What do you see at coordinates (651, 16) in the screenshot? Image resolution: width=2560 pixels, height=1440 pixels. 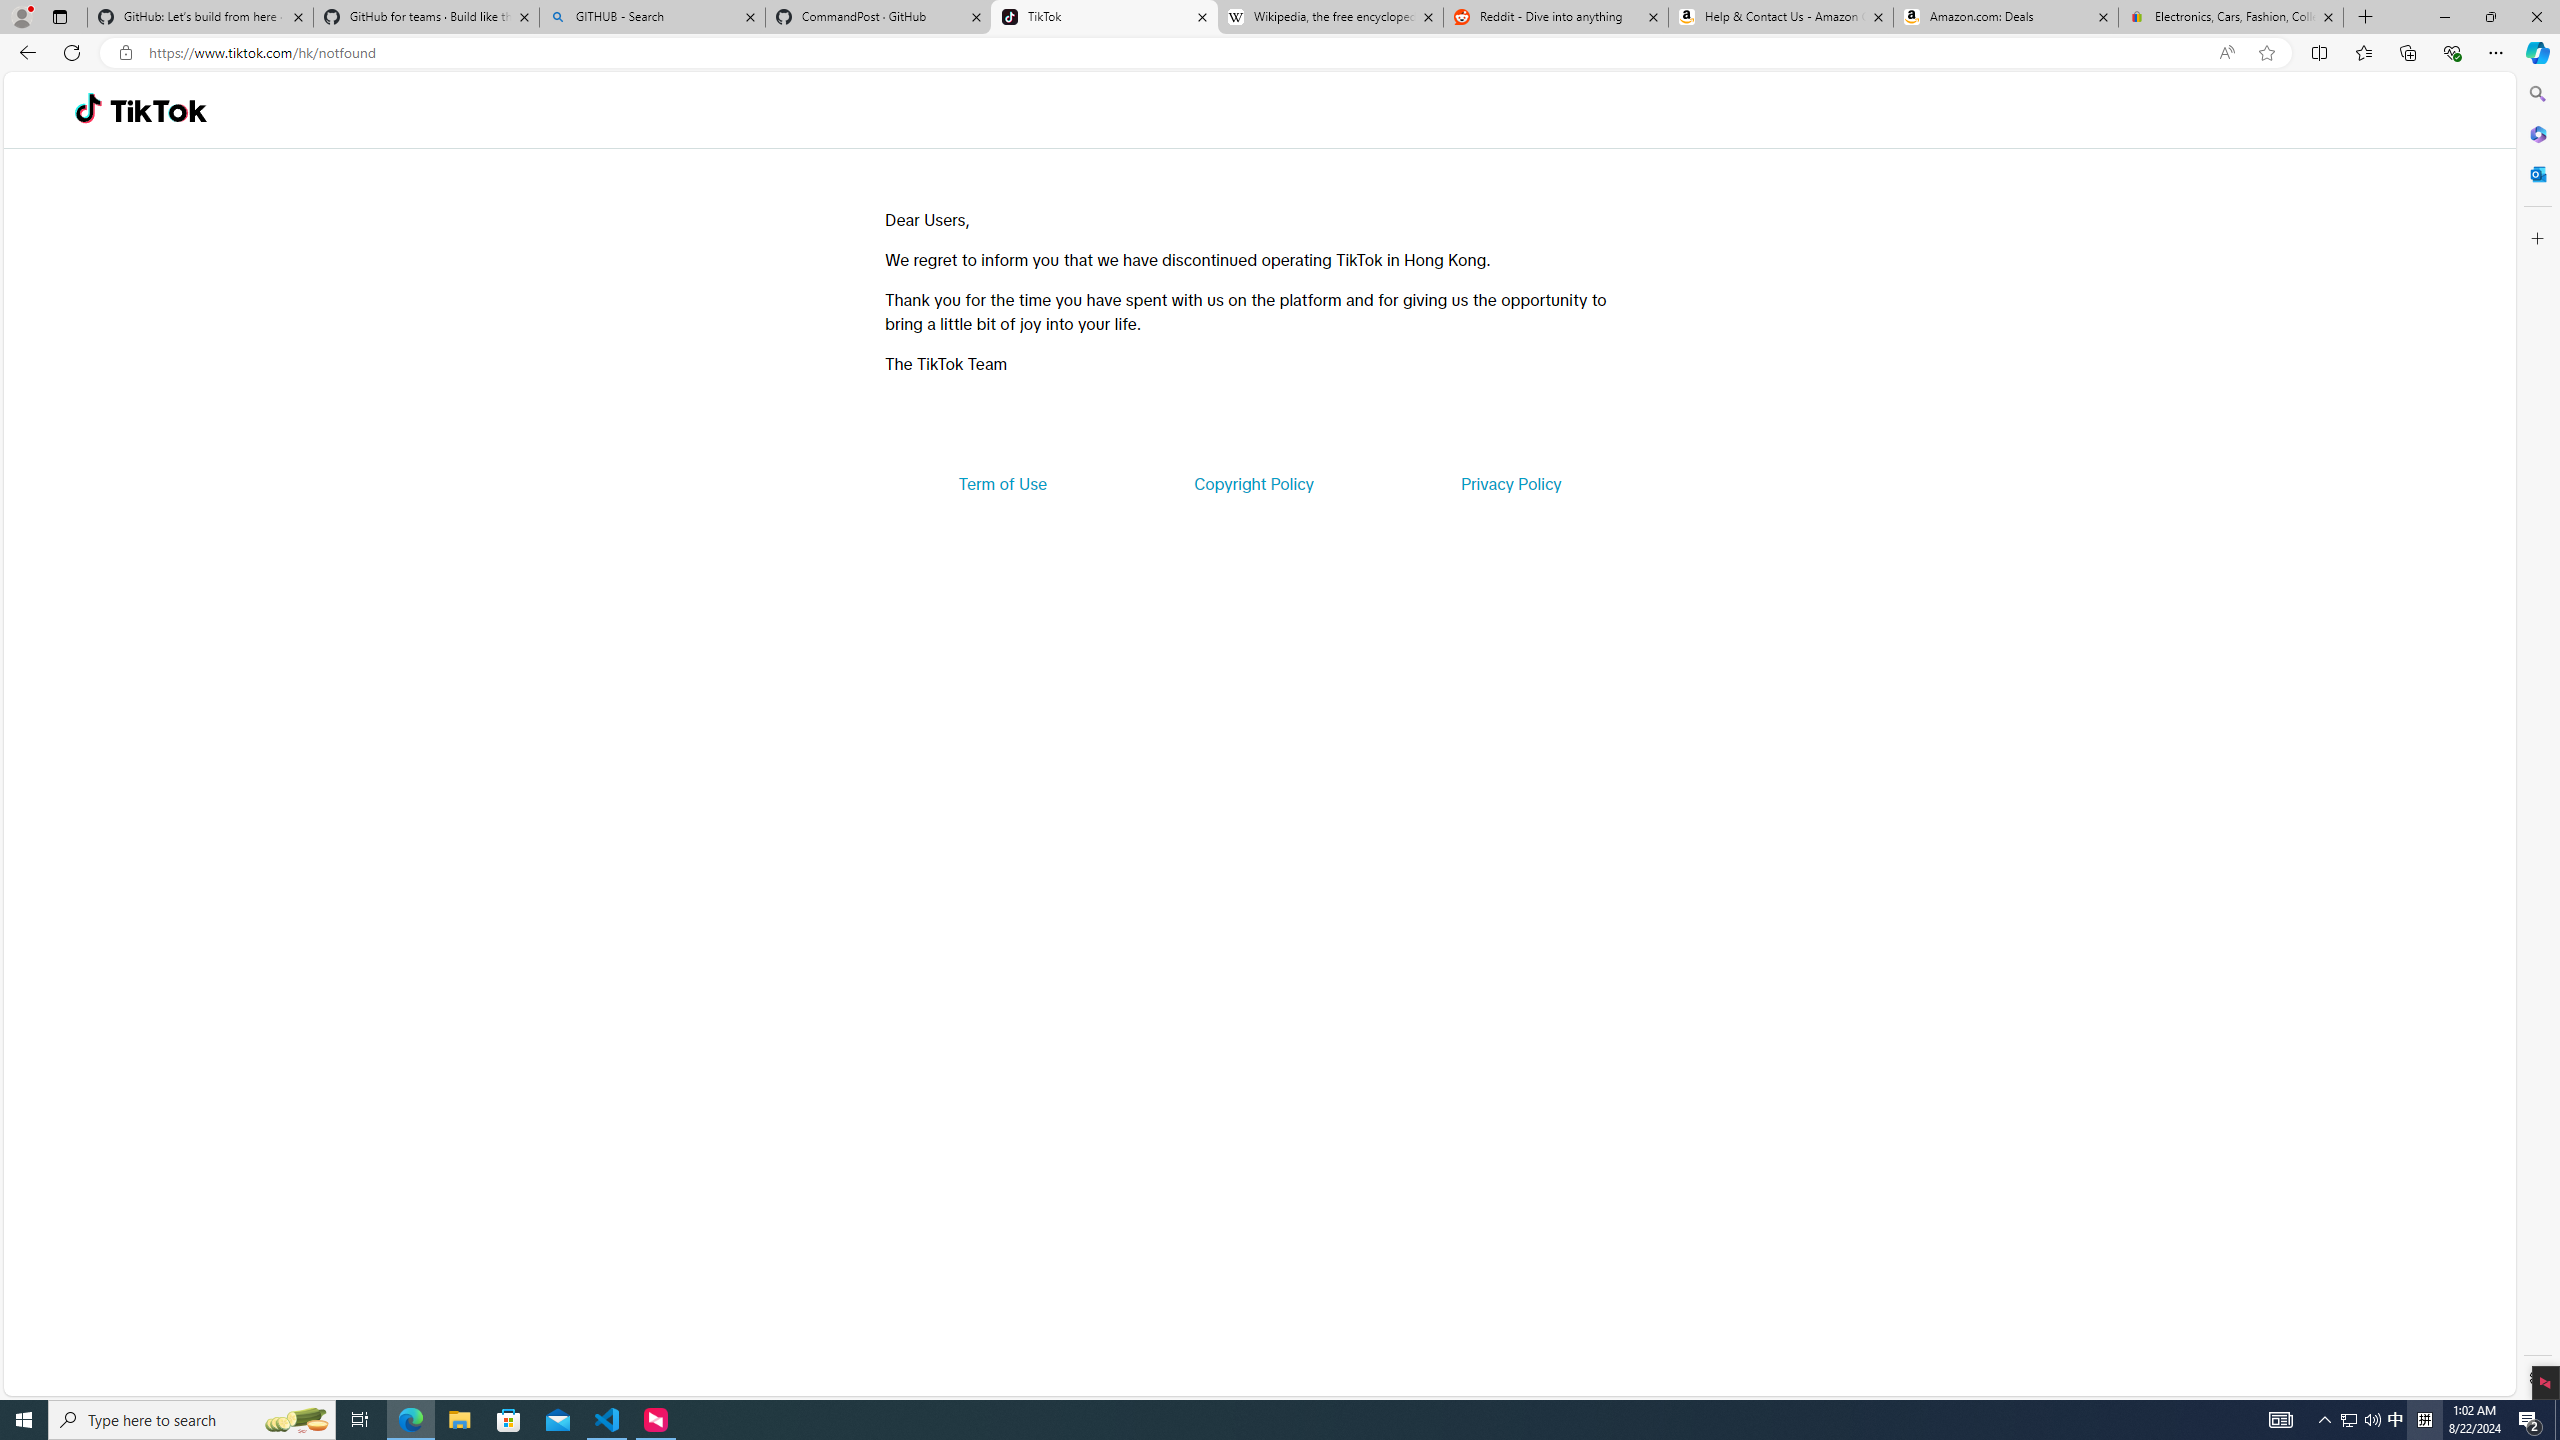 I see `'GITHUB - Search'` at bounding box center [651, 16].